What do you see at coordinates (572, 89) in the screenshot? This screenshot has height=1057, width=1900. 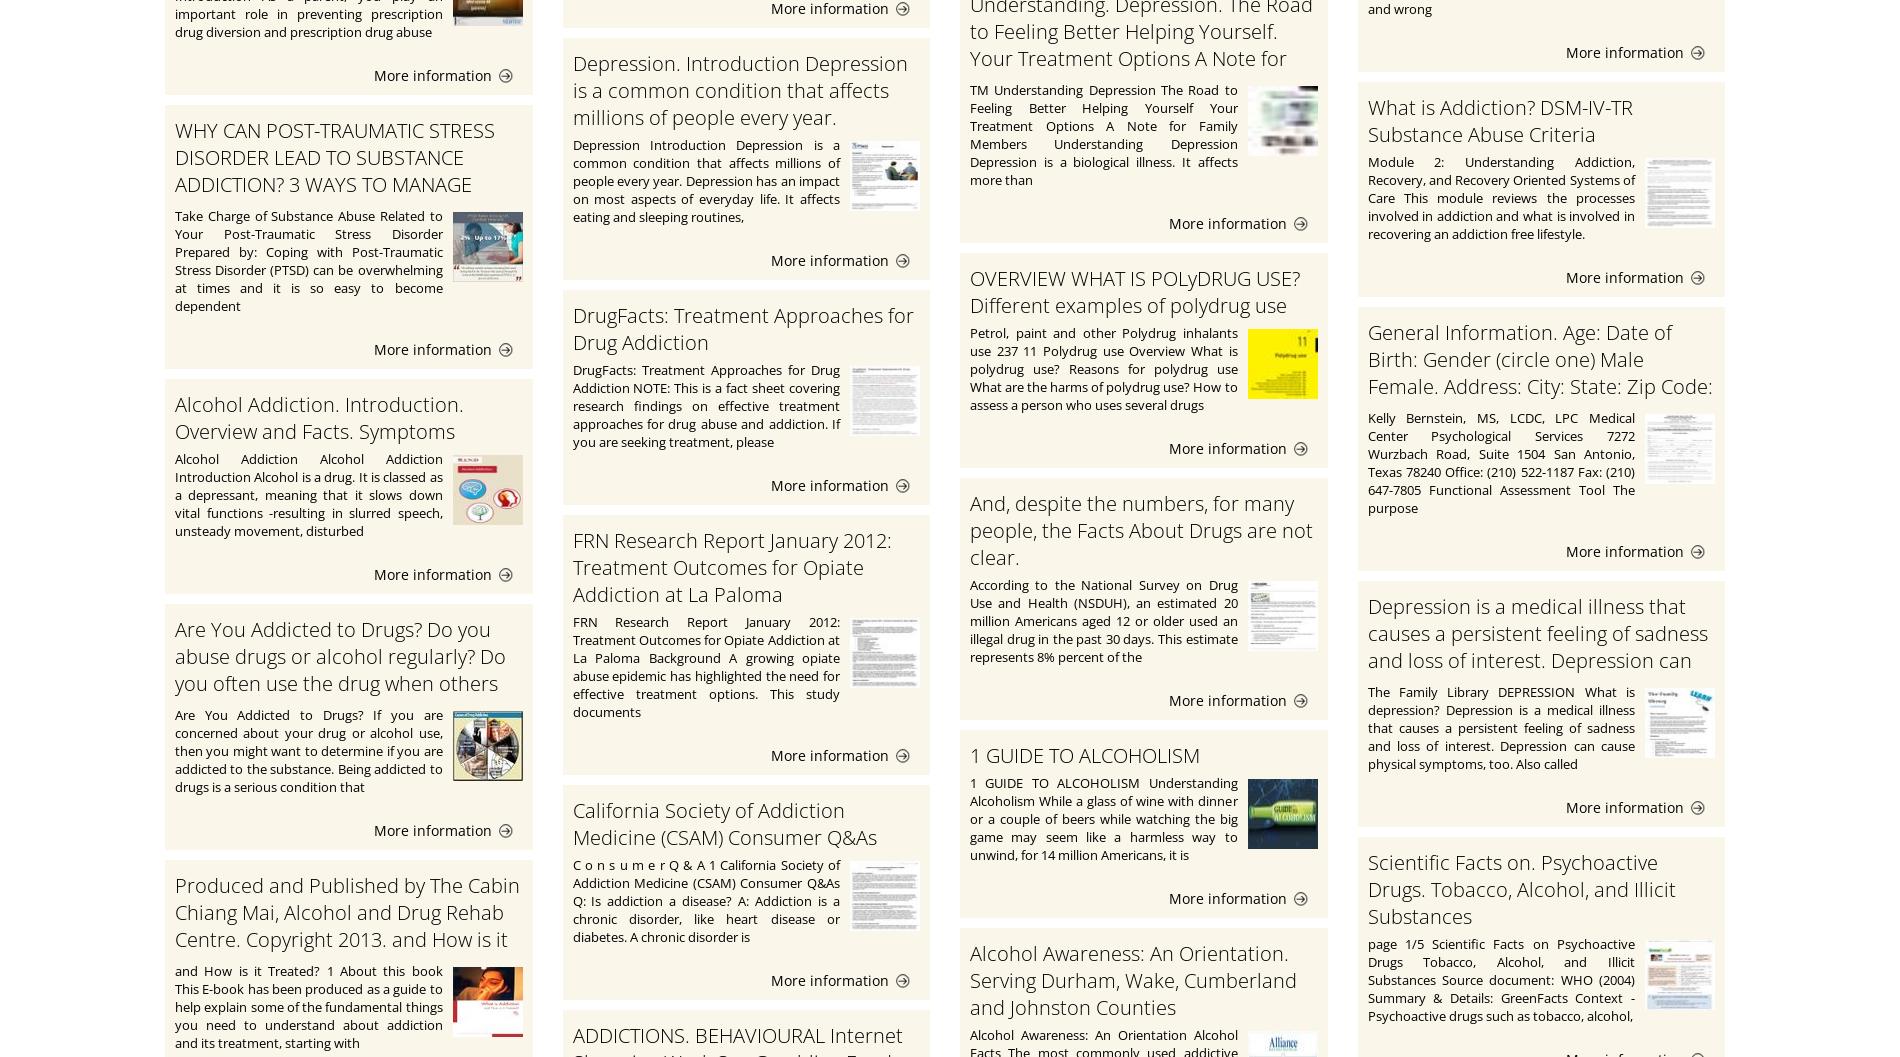 I see `'Depression. Introduction Depression is a common condition that affects millions of people every year.'` at bounding box center [572, 89].